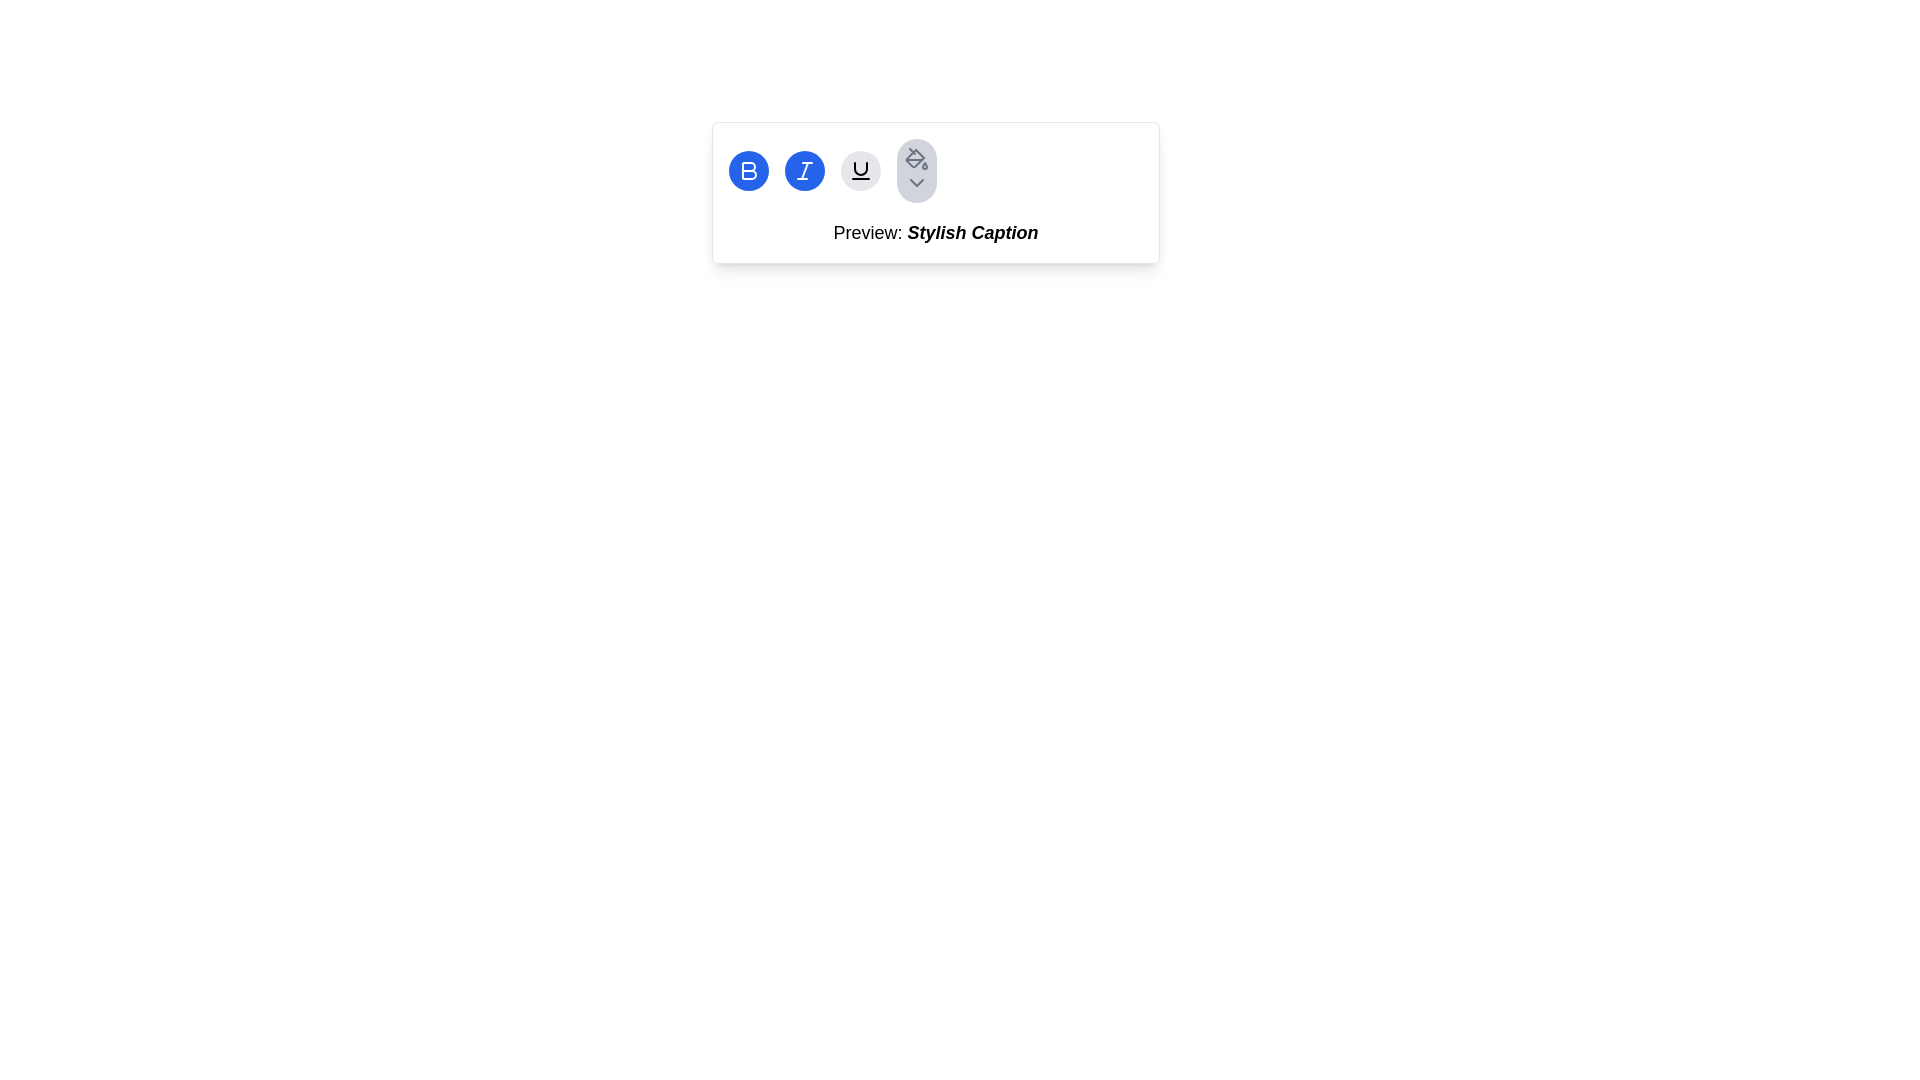 The height and width of the screenshot is (1080, 1920). I want to click on the upper and larger curved stroke of the vector graphic component within the icon, which is a light-colored semi-circle against a neutral background, so click(860, 168).